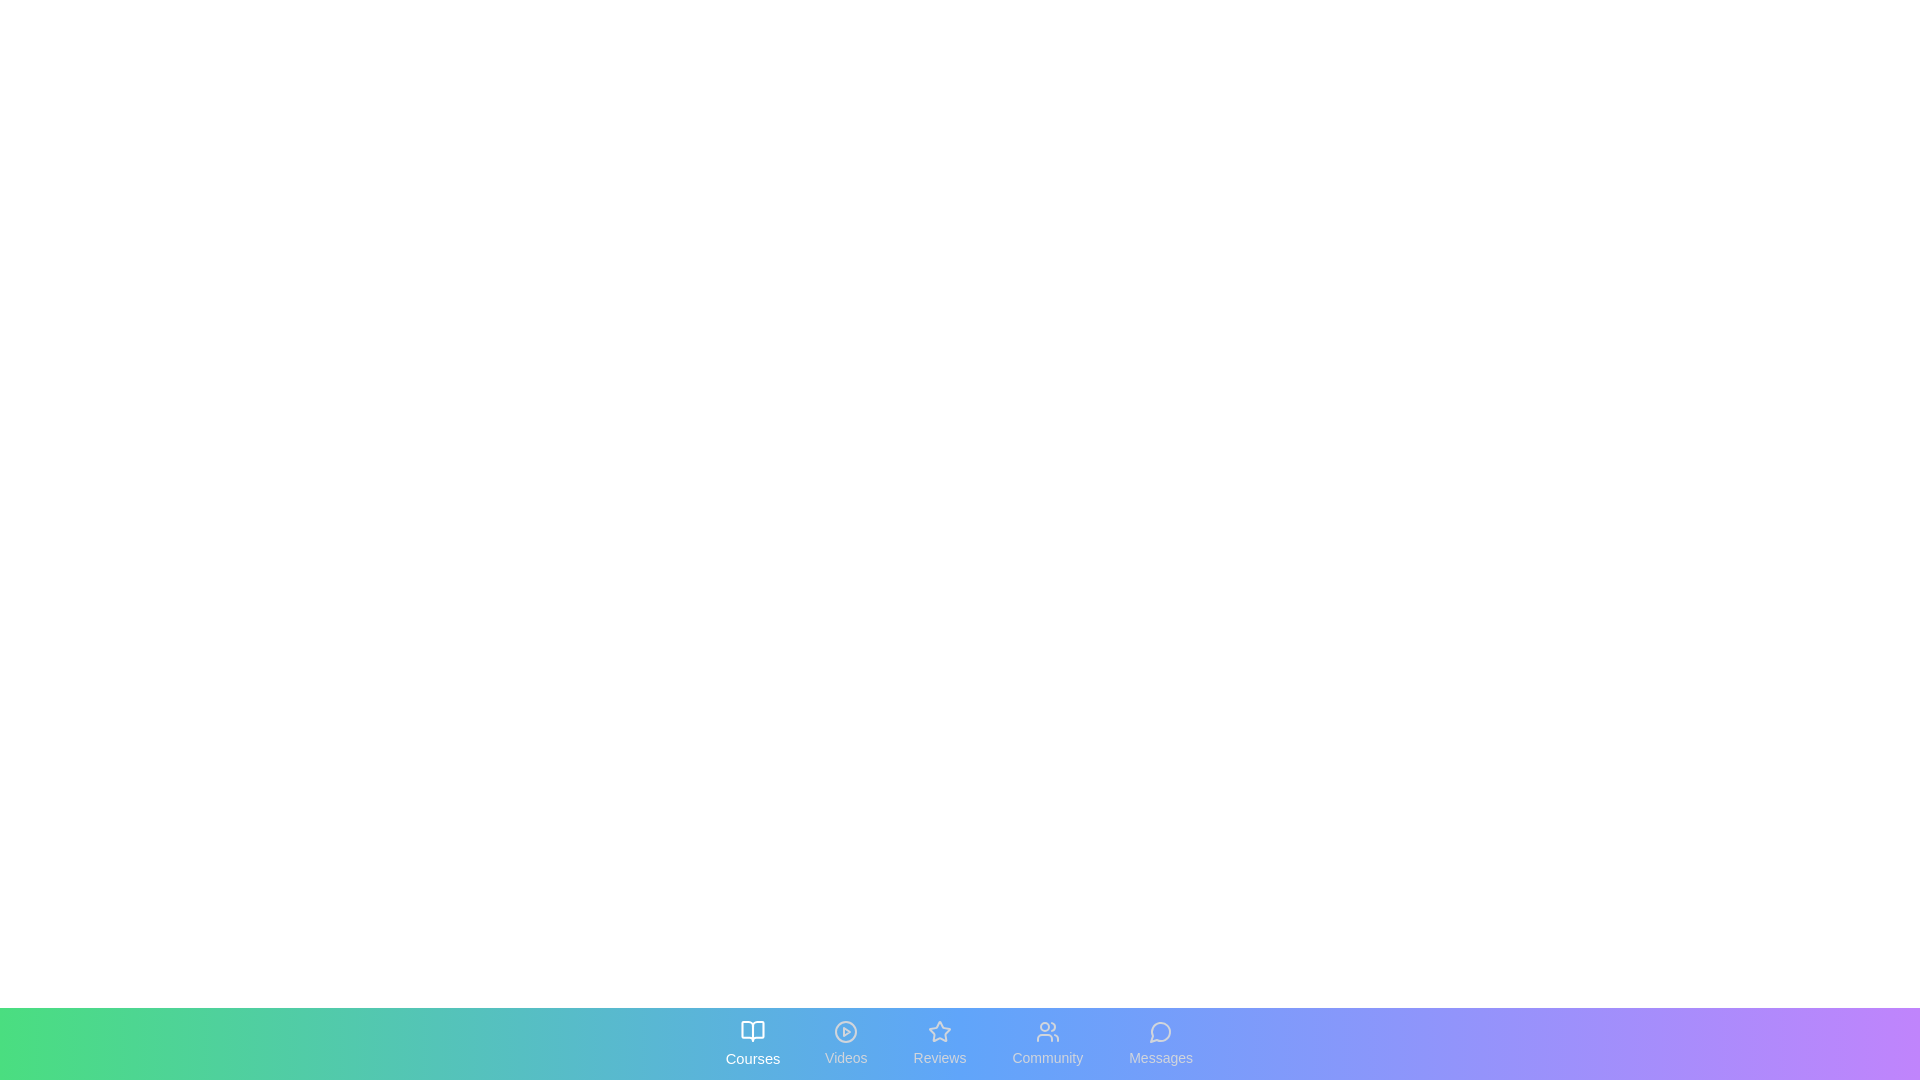  Describe the element at coordinates (1161, 1043) in the screenshot. I see `the tab labeled Messages` at that location.